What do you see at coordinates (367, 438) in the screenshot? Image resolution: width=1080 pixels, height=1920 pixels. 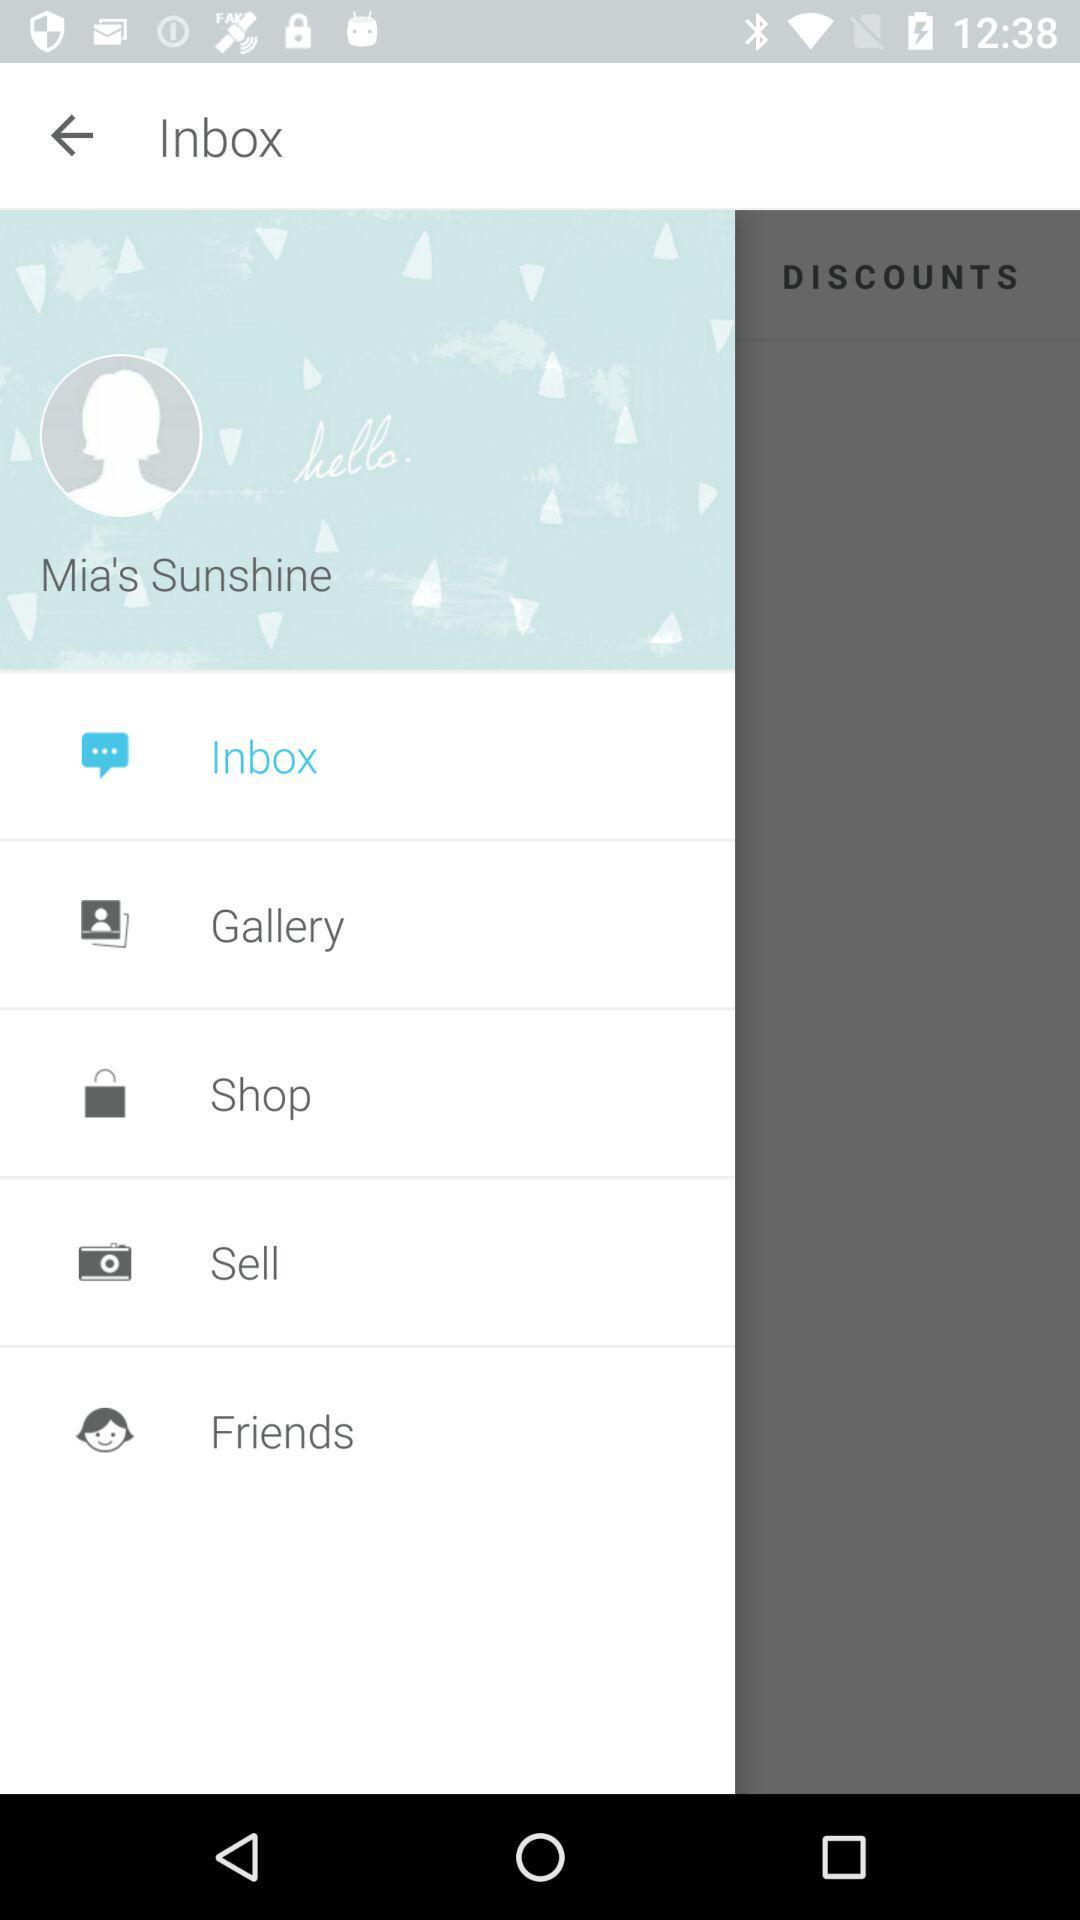 I see `the icon to the left of the discounts app` at bounding box center [367, 438].